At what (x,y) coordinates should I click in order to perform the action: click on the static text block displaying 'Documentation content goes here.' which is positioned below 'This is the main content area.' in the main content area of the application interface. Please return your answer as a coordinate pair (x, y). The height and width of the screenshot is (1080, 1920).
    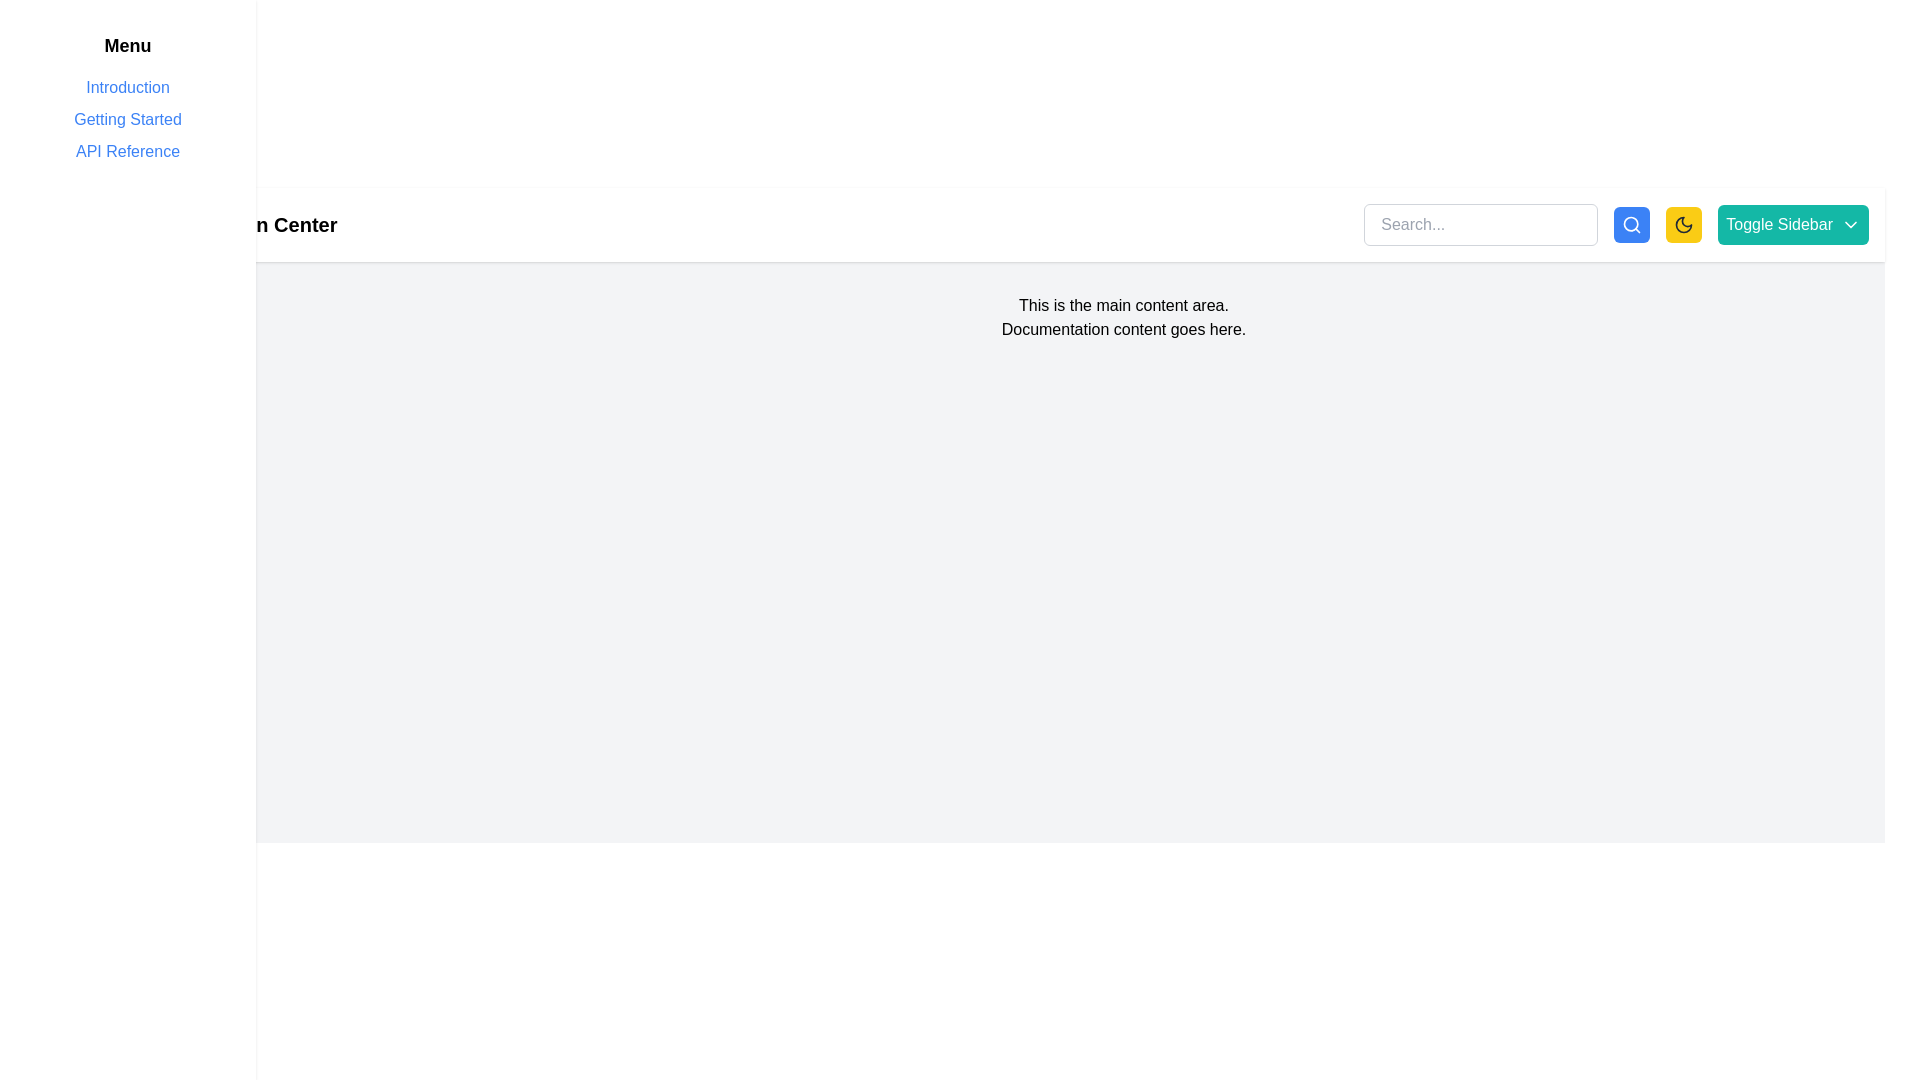
    Looking at the image, I should click on (1123, 329).